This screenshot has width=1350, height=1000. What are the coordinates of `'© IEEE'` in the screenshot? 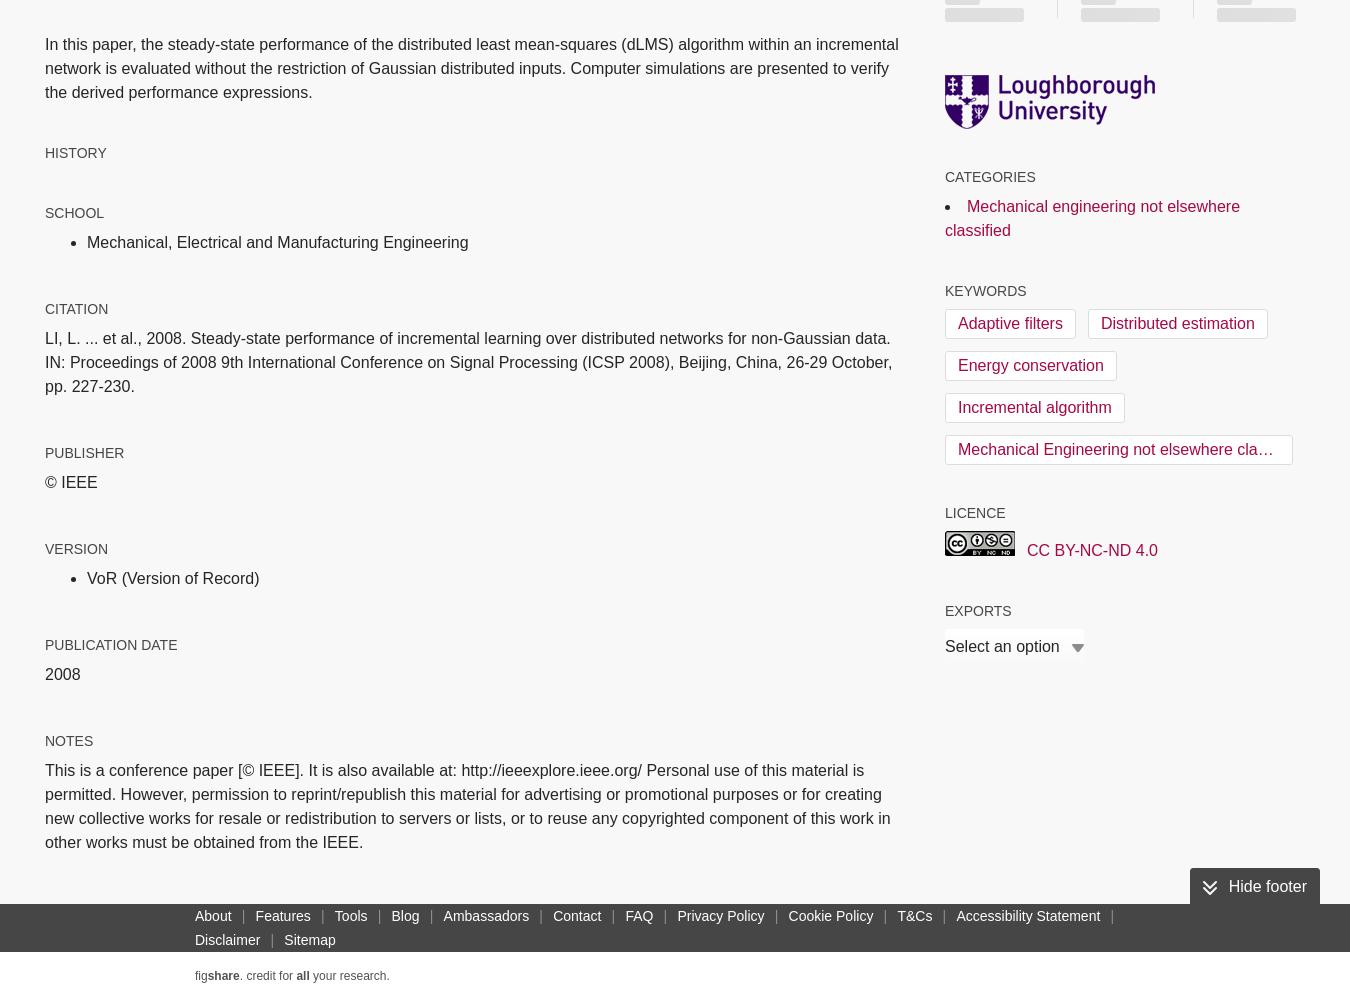 It's located at (70, 480).